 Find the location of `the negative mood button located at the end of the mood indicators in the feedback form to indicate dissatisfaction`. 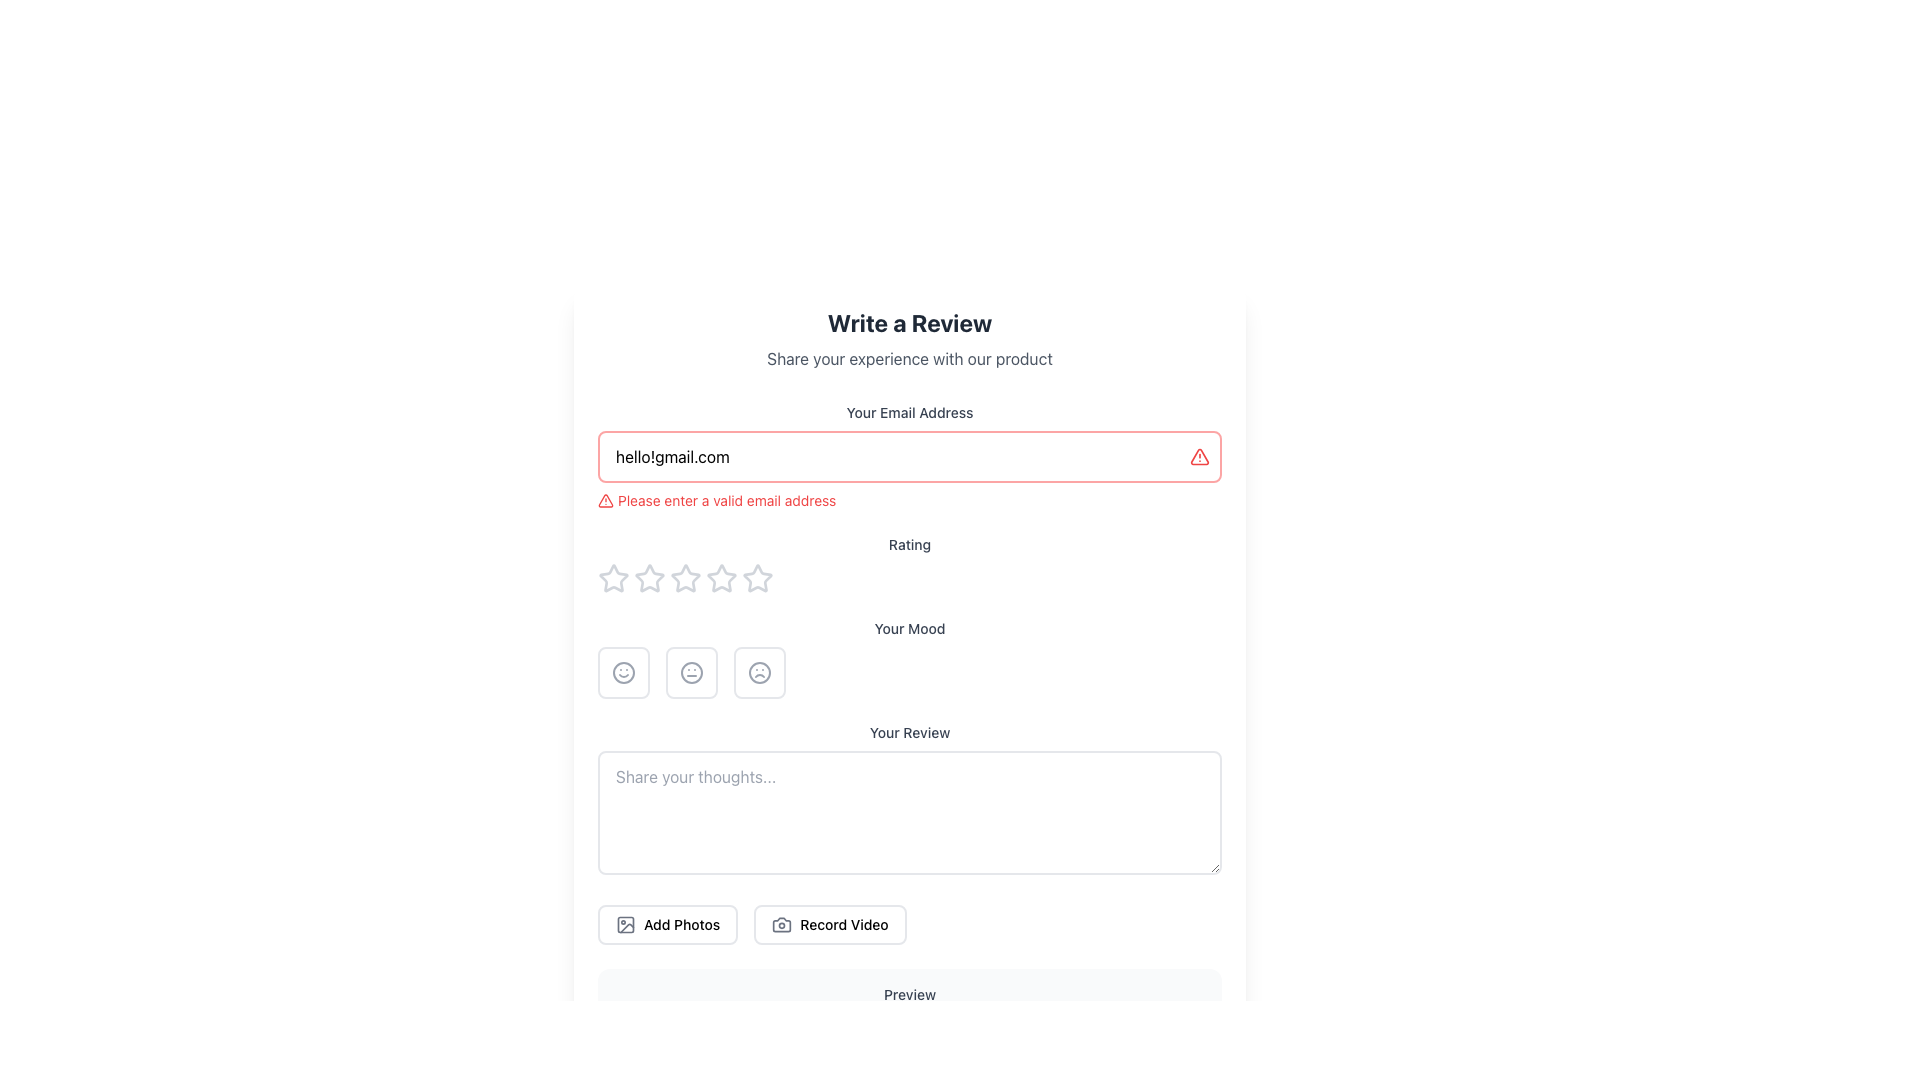

the negative mood button located at the end of the mood indicators in the feedback form to indicate dissatisfaction is located at coordinates (758, 672).